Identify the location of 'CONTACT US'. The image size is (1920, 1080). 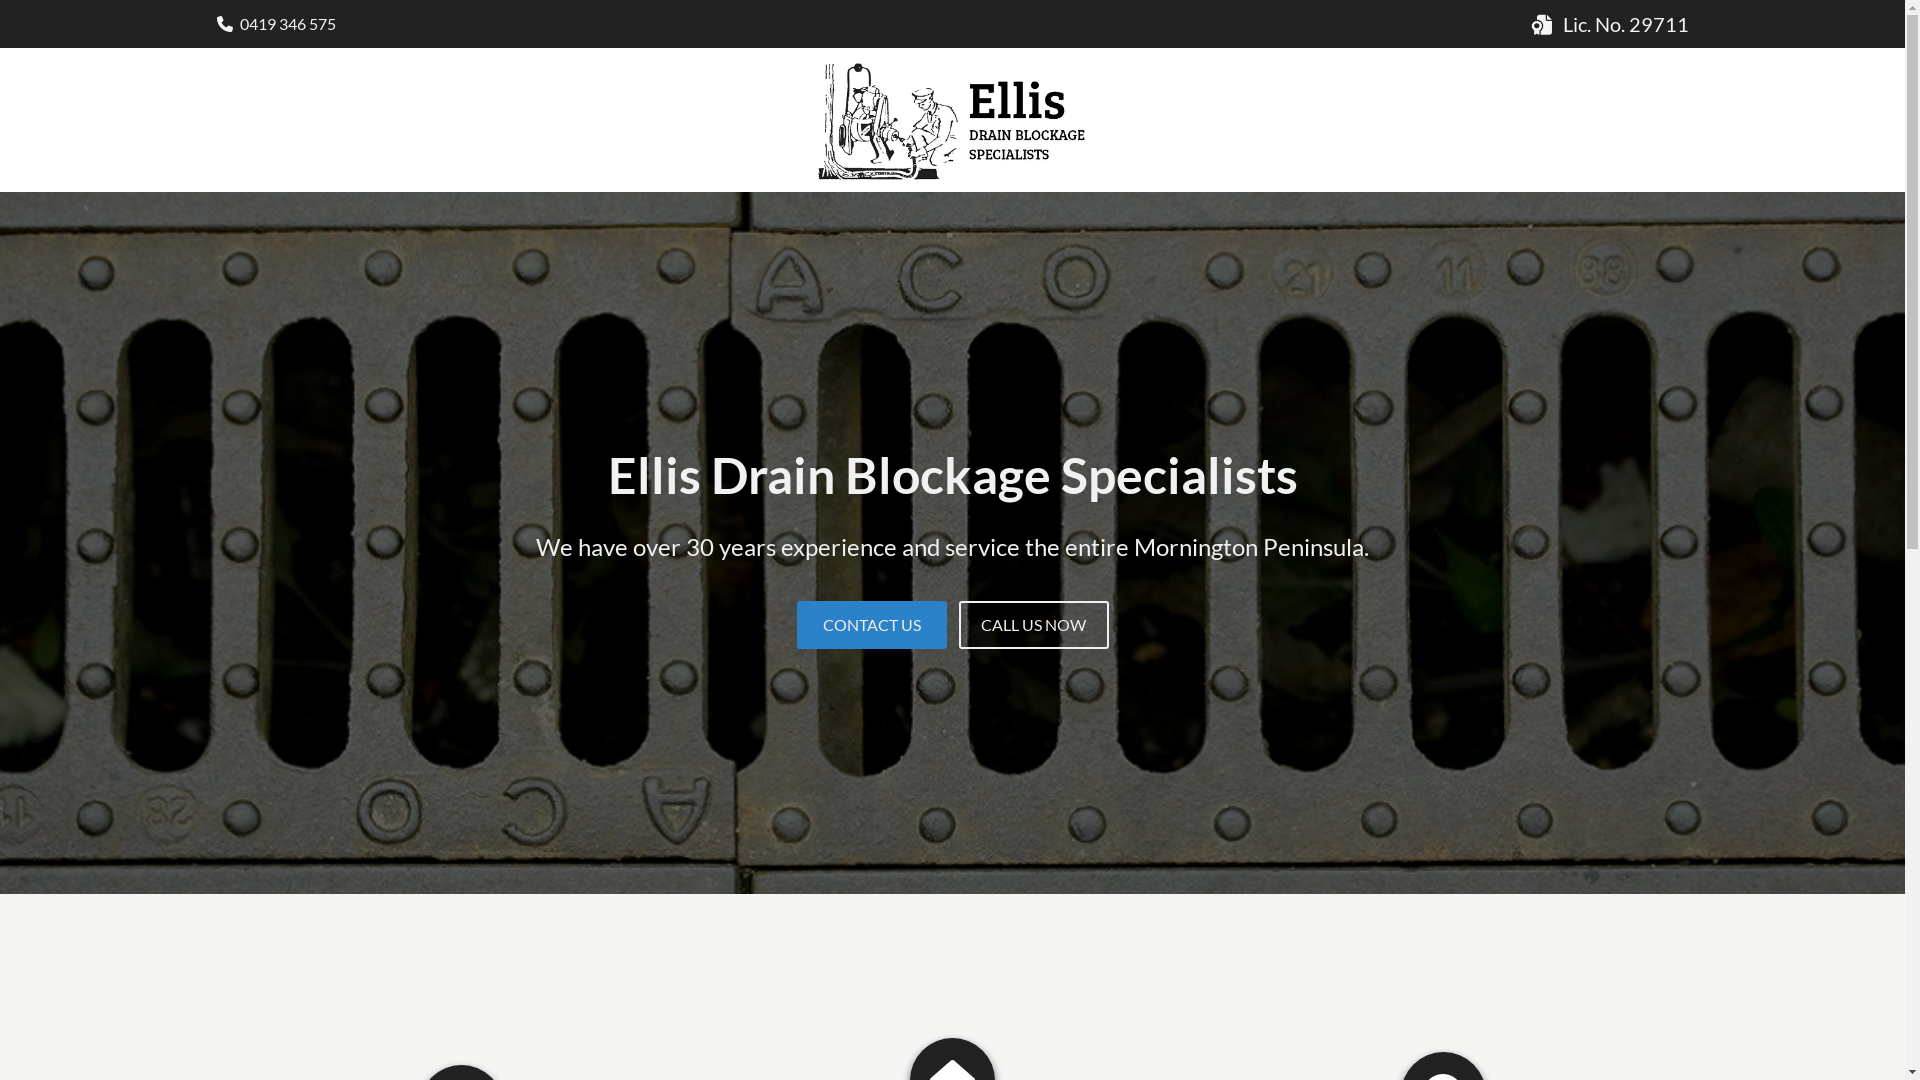
(796, 623).